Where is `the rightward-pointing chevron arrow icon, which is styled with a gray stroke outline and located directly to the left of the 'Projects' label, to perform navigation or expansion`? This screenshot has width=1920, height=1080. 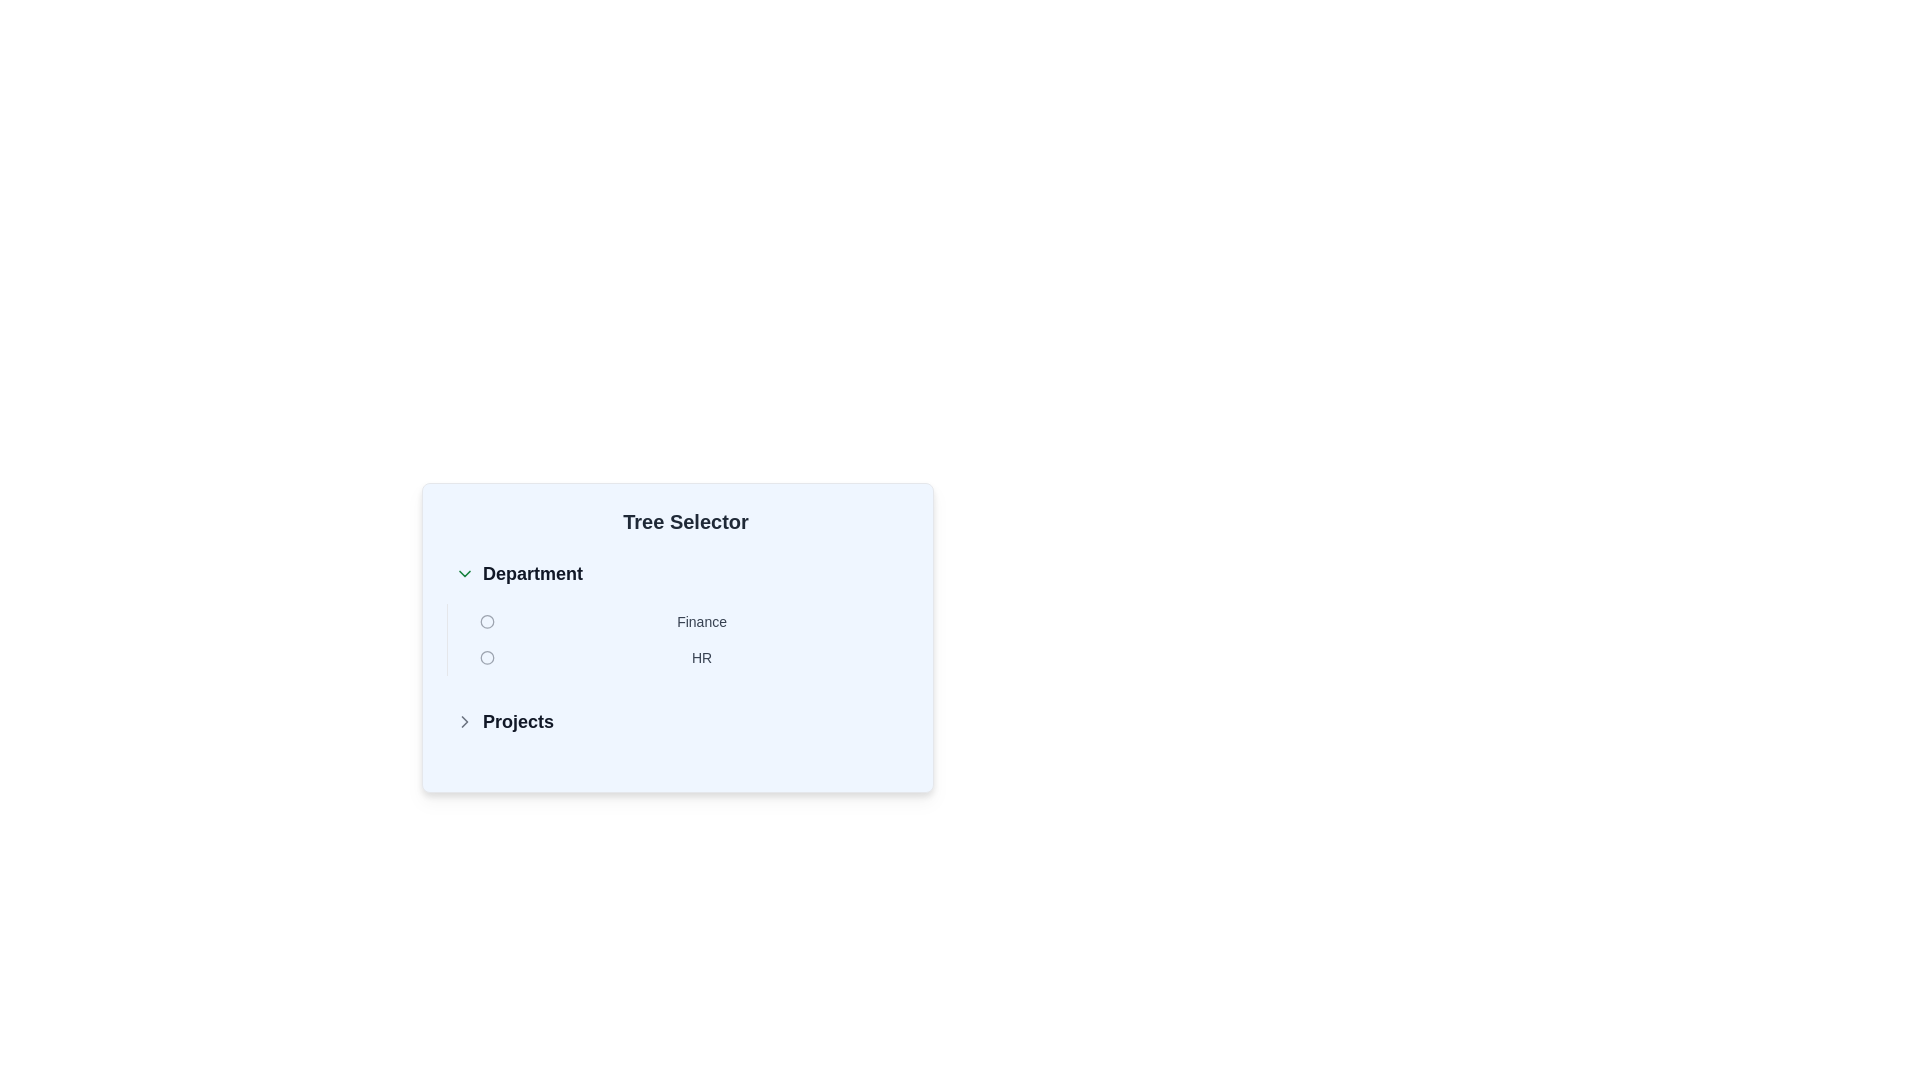
the rightward-pointing chevron arrow icon, which is styled with a gray stroke outline and located directly to the left of the 'Projects' label, to perform navigation or expansion is located at coordinates (464, 721).